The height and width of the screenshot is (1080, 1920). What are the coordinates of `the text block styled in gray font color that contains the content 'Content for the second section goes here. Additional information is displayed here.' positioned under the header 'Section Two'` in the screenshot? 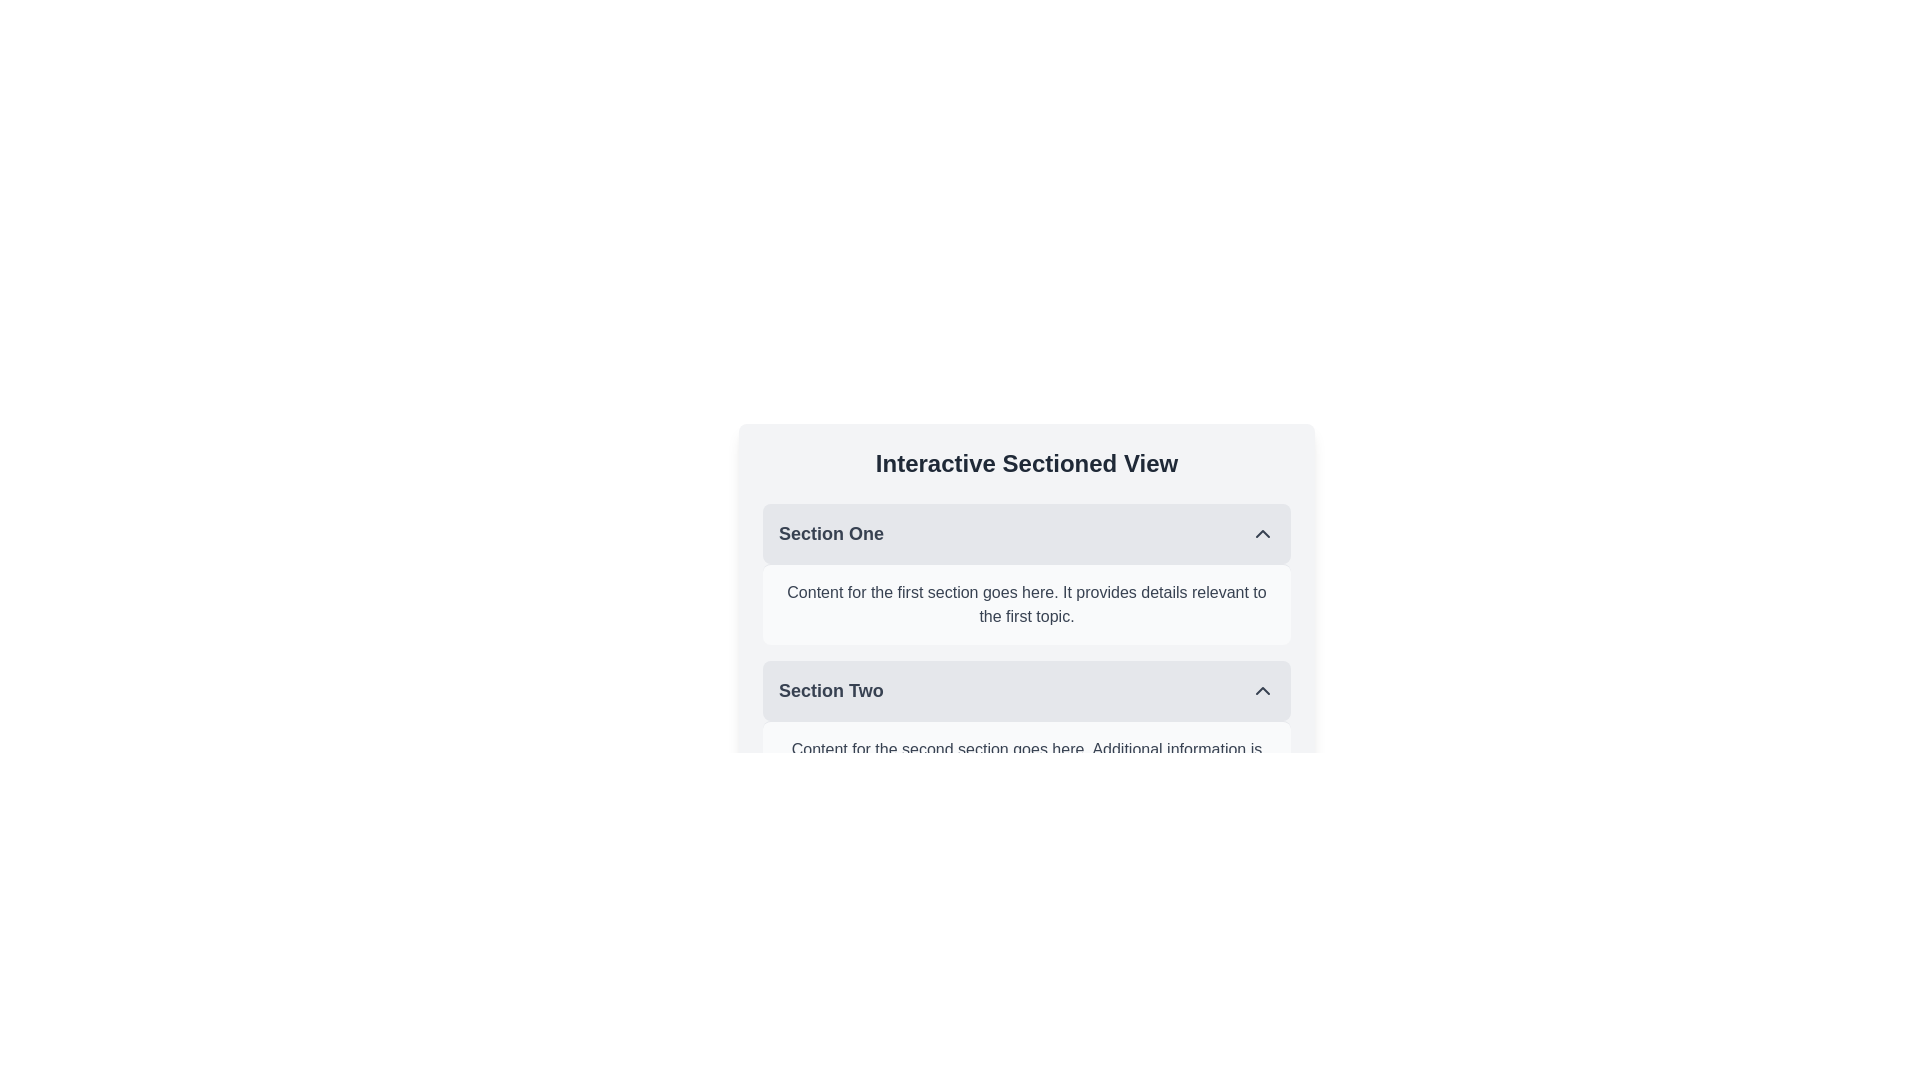 It's located at (1027, 762).